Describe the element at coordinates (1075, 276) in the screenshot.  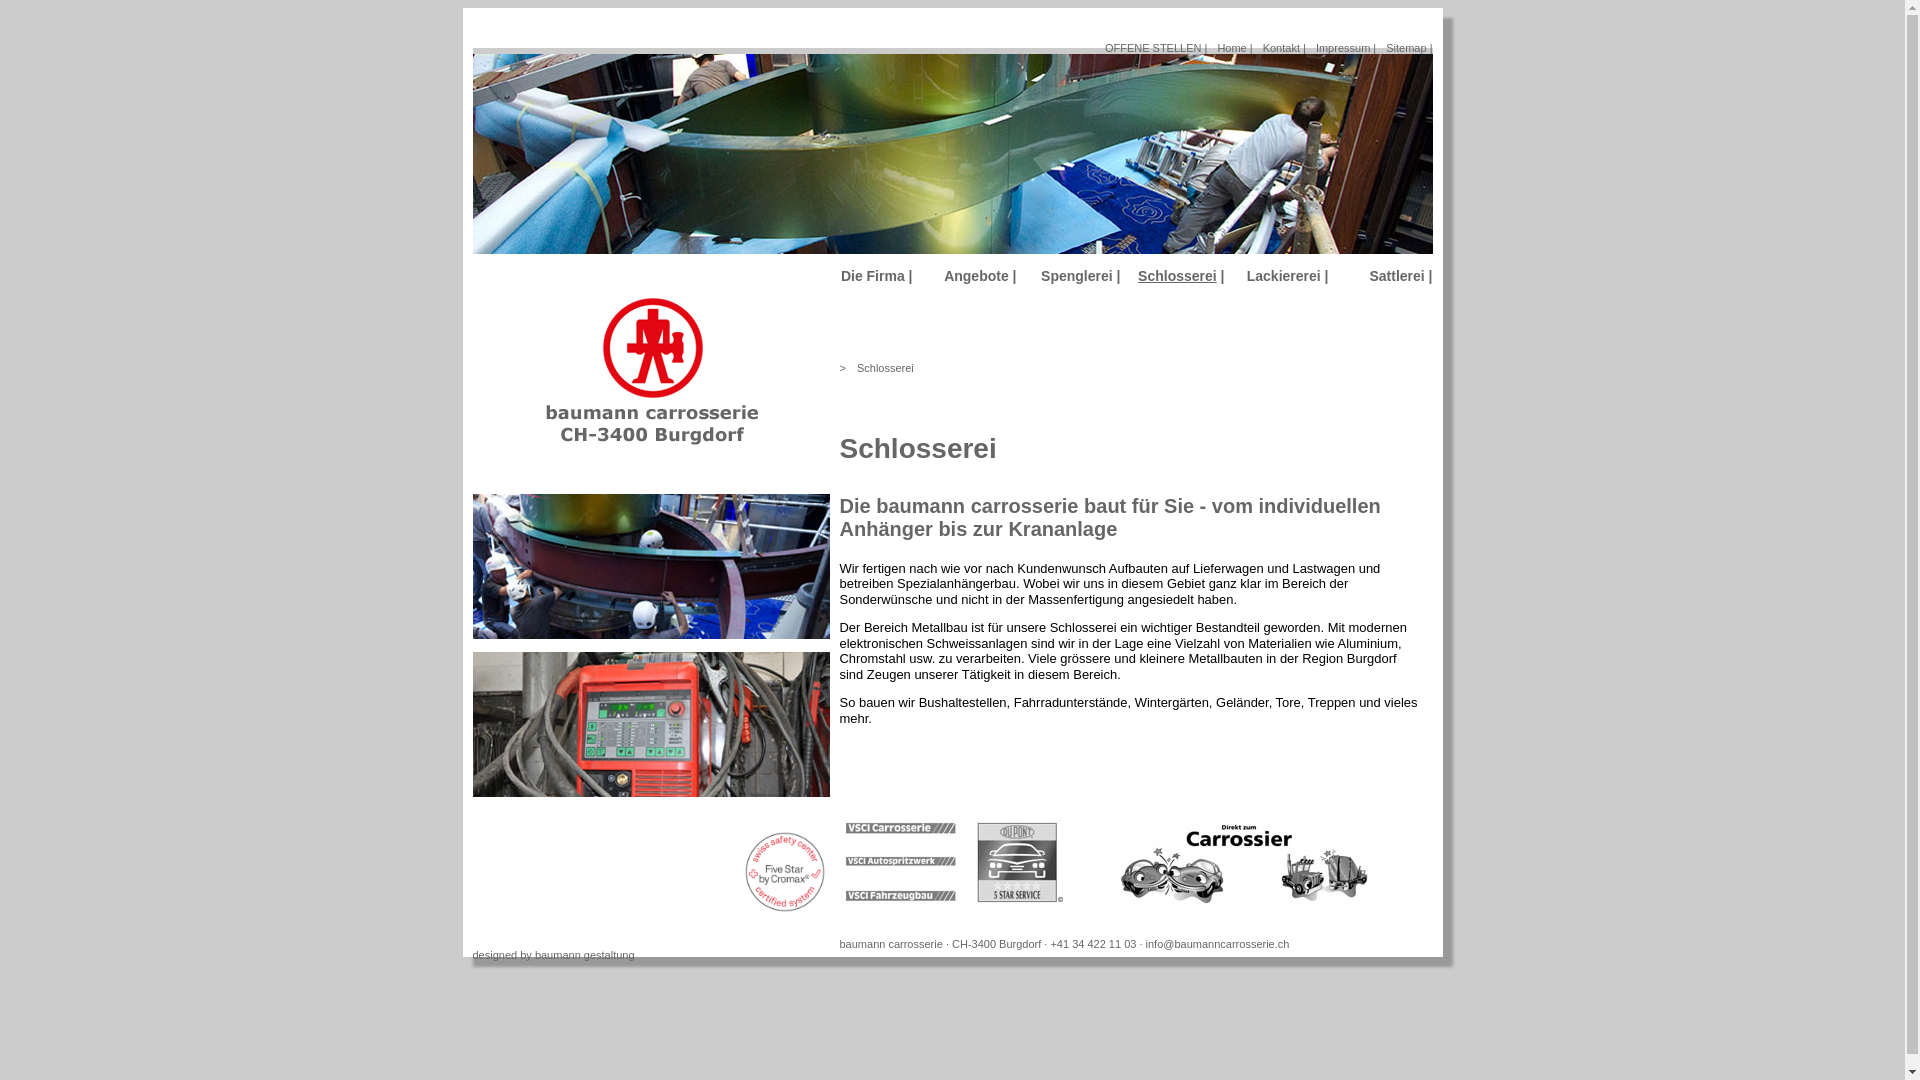
I see `'Spenglerei'` at that location.